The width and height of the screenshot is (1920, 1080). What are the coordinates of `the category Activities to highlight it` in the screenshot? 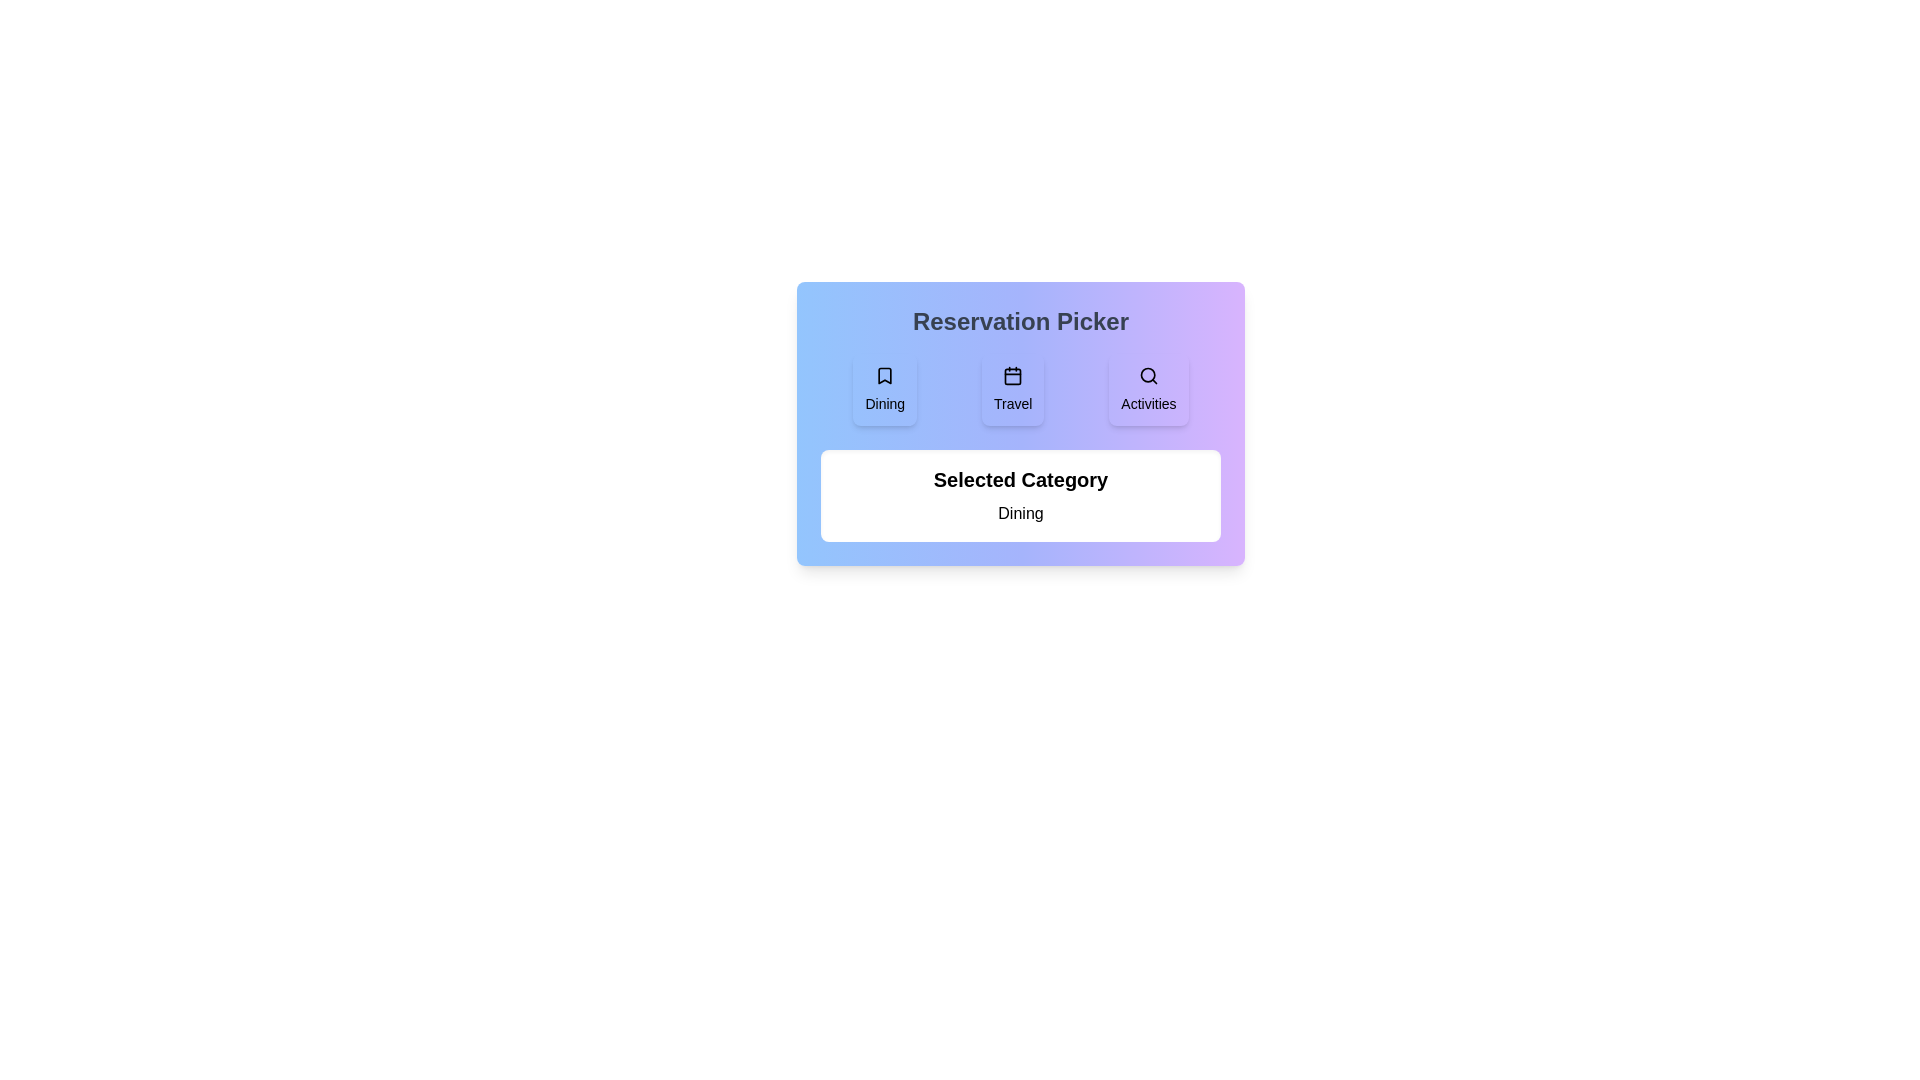 It's located at (1148, 389).